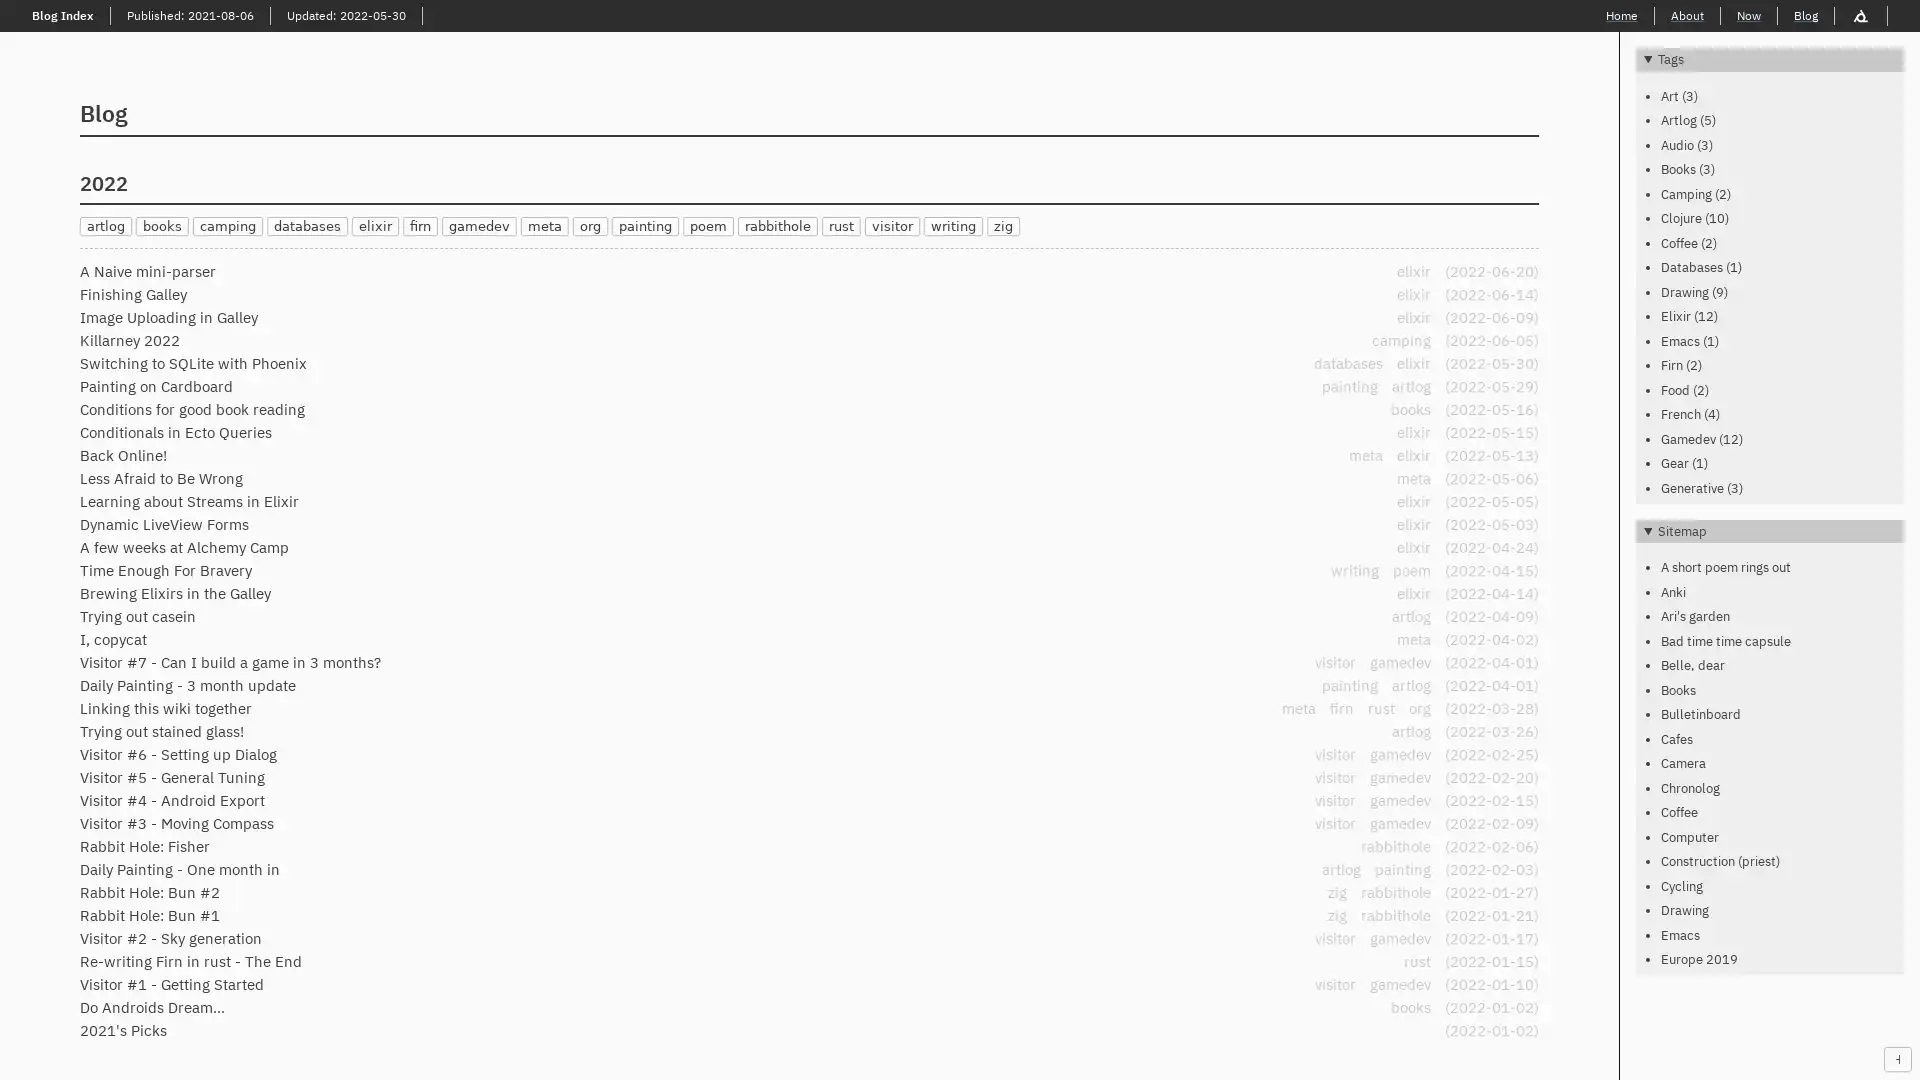 The image size is (1920, 1080). What do you see at coordinates (375, 225) in the screenshot?
I see `elixir` at bounding box center [375, 225].